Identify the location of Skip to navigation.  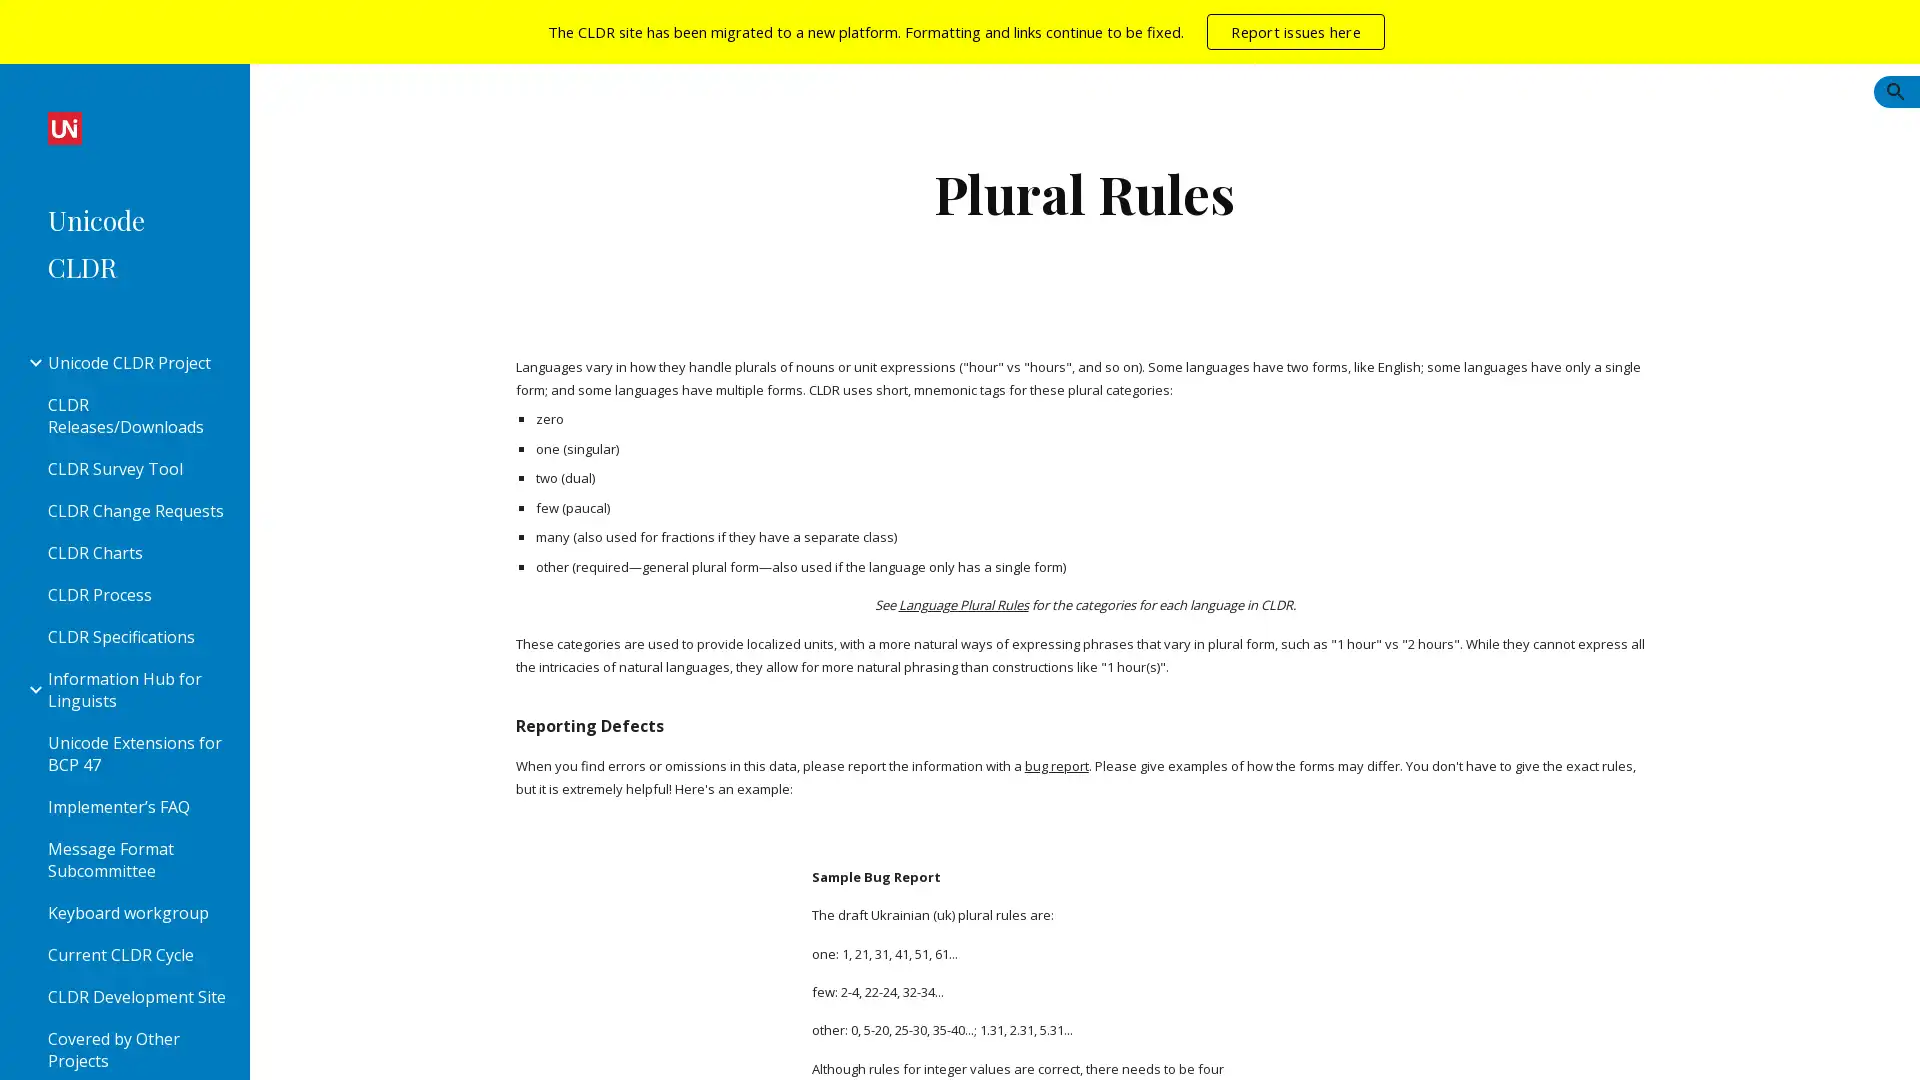
(1139, 37).